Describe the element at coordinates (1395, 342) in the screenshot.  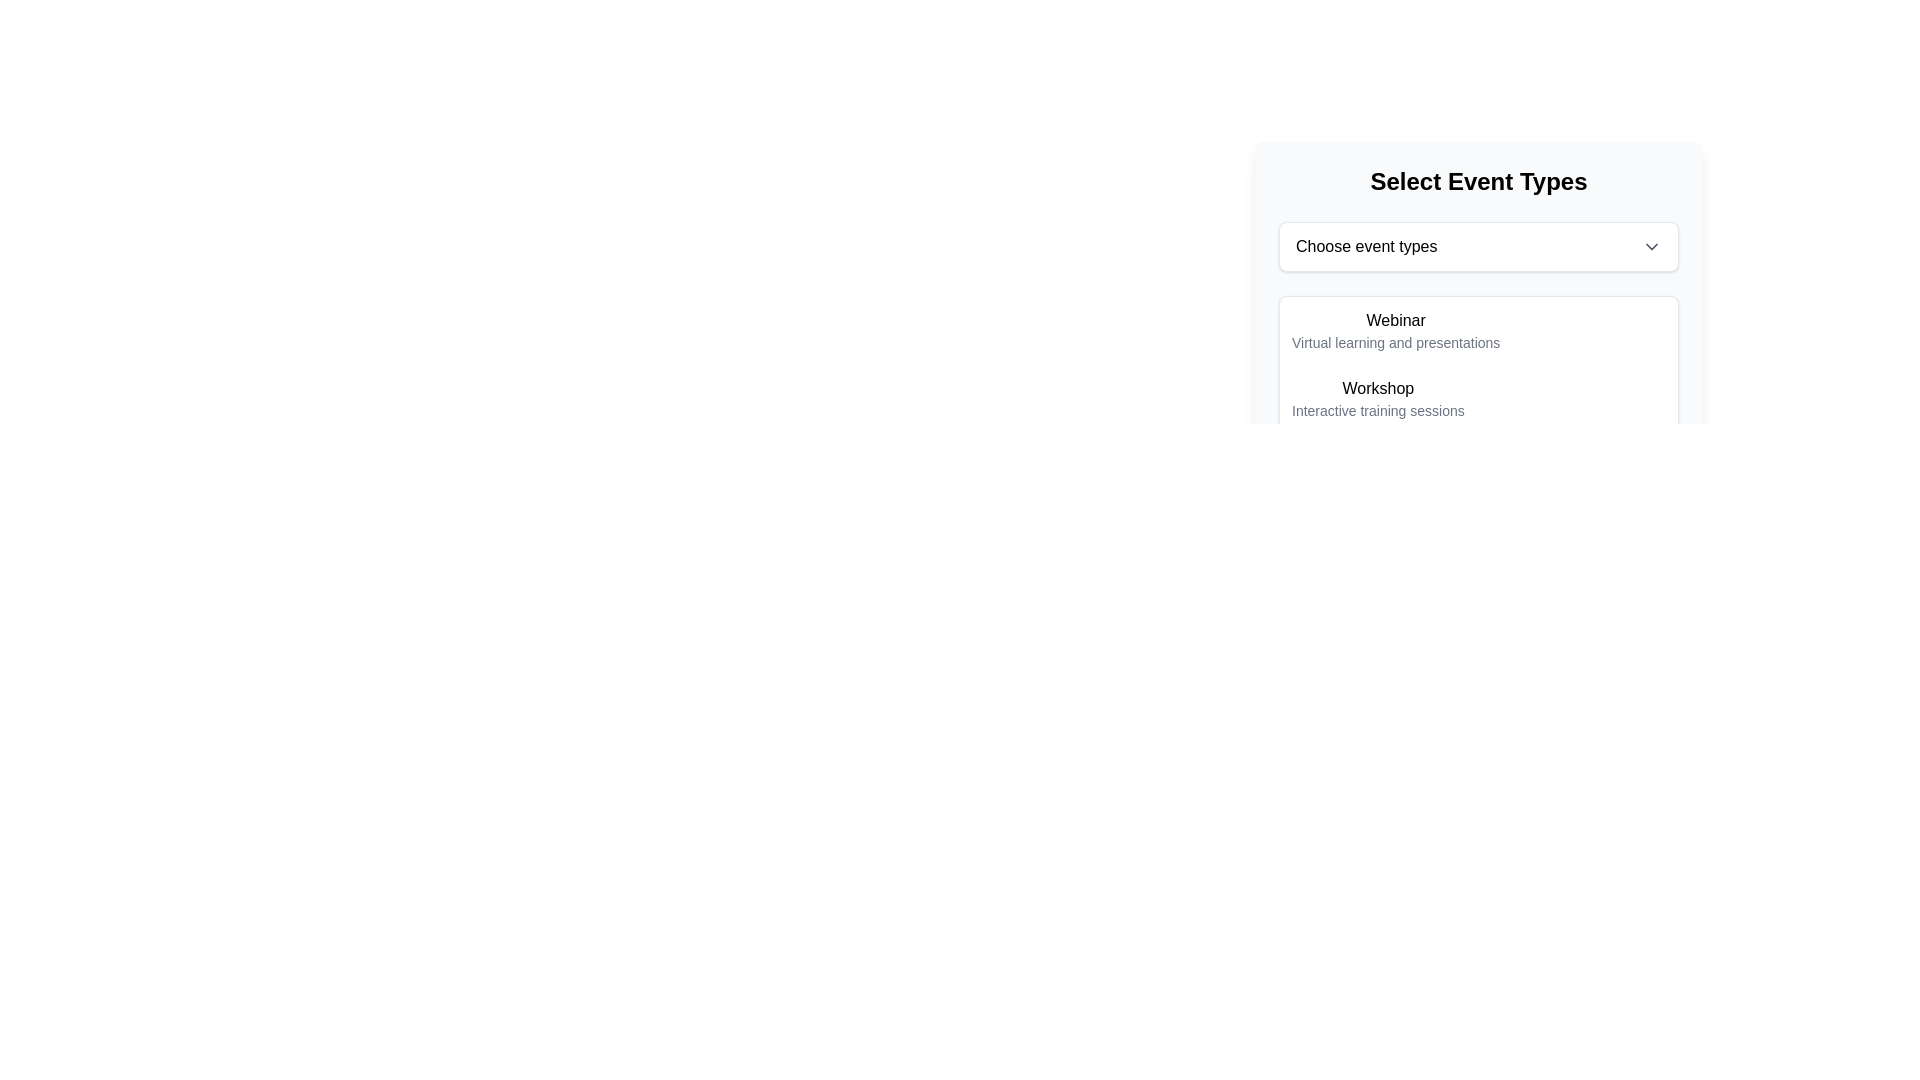
I see `the text label displaying 'Virtual learning and presentations'` at that location.